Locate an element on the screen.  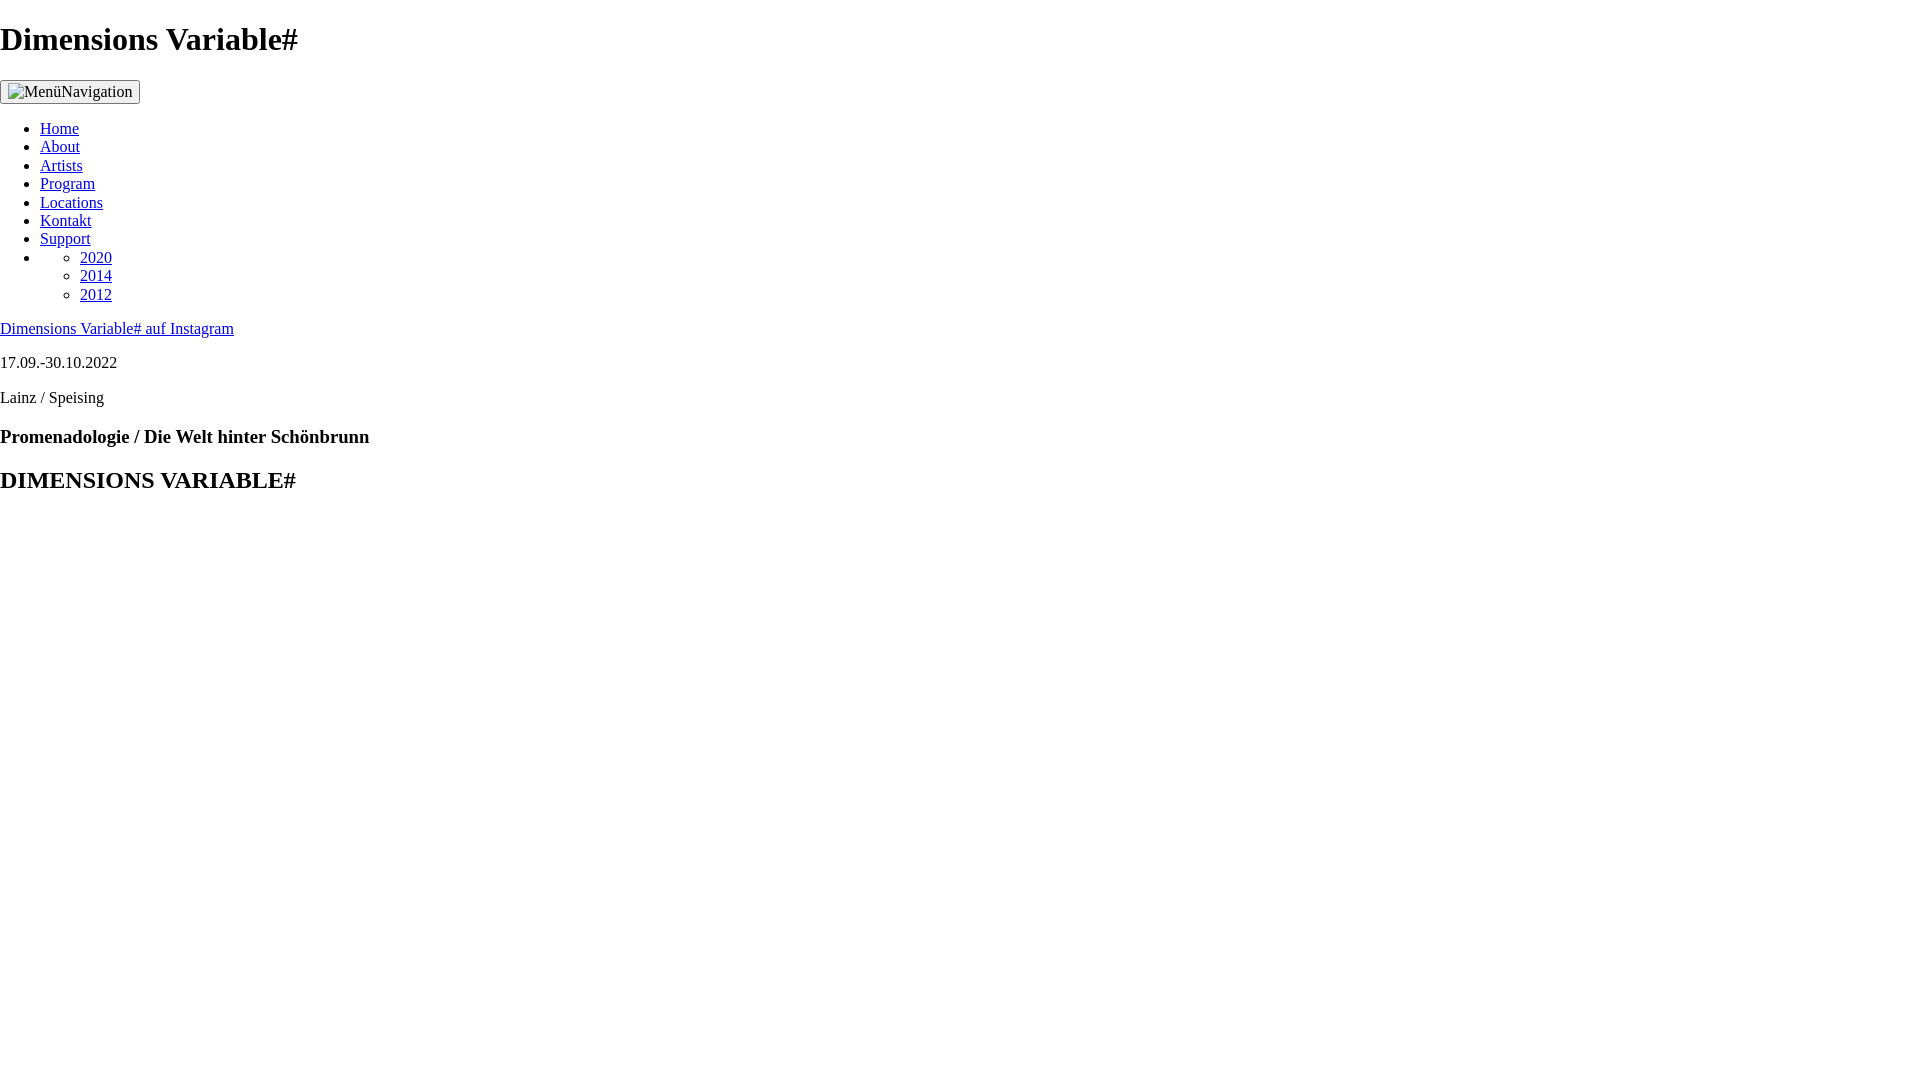
'2020' is located at coordinates (95, 256).